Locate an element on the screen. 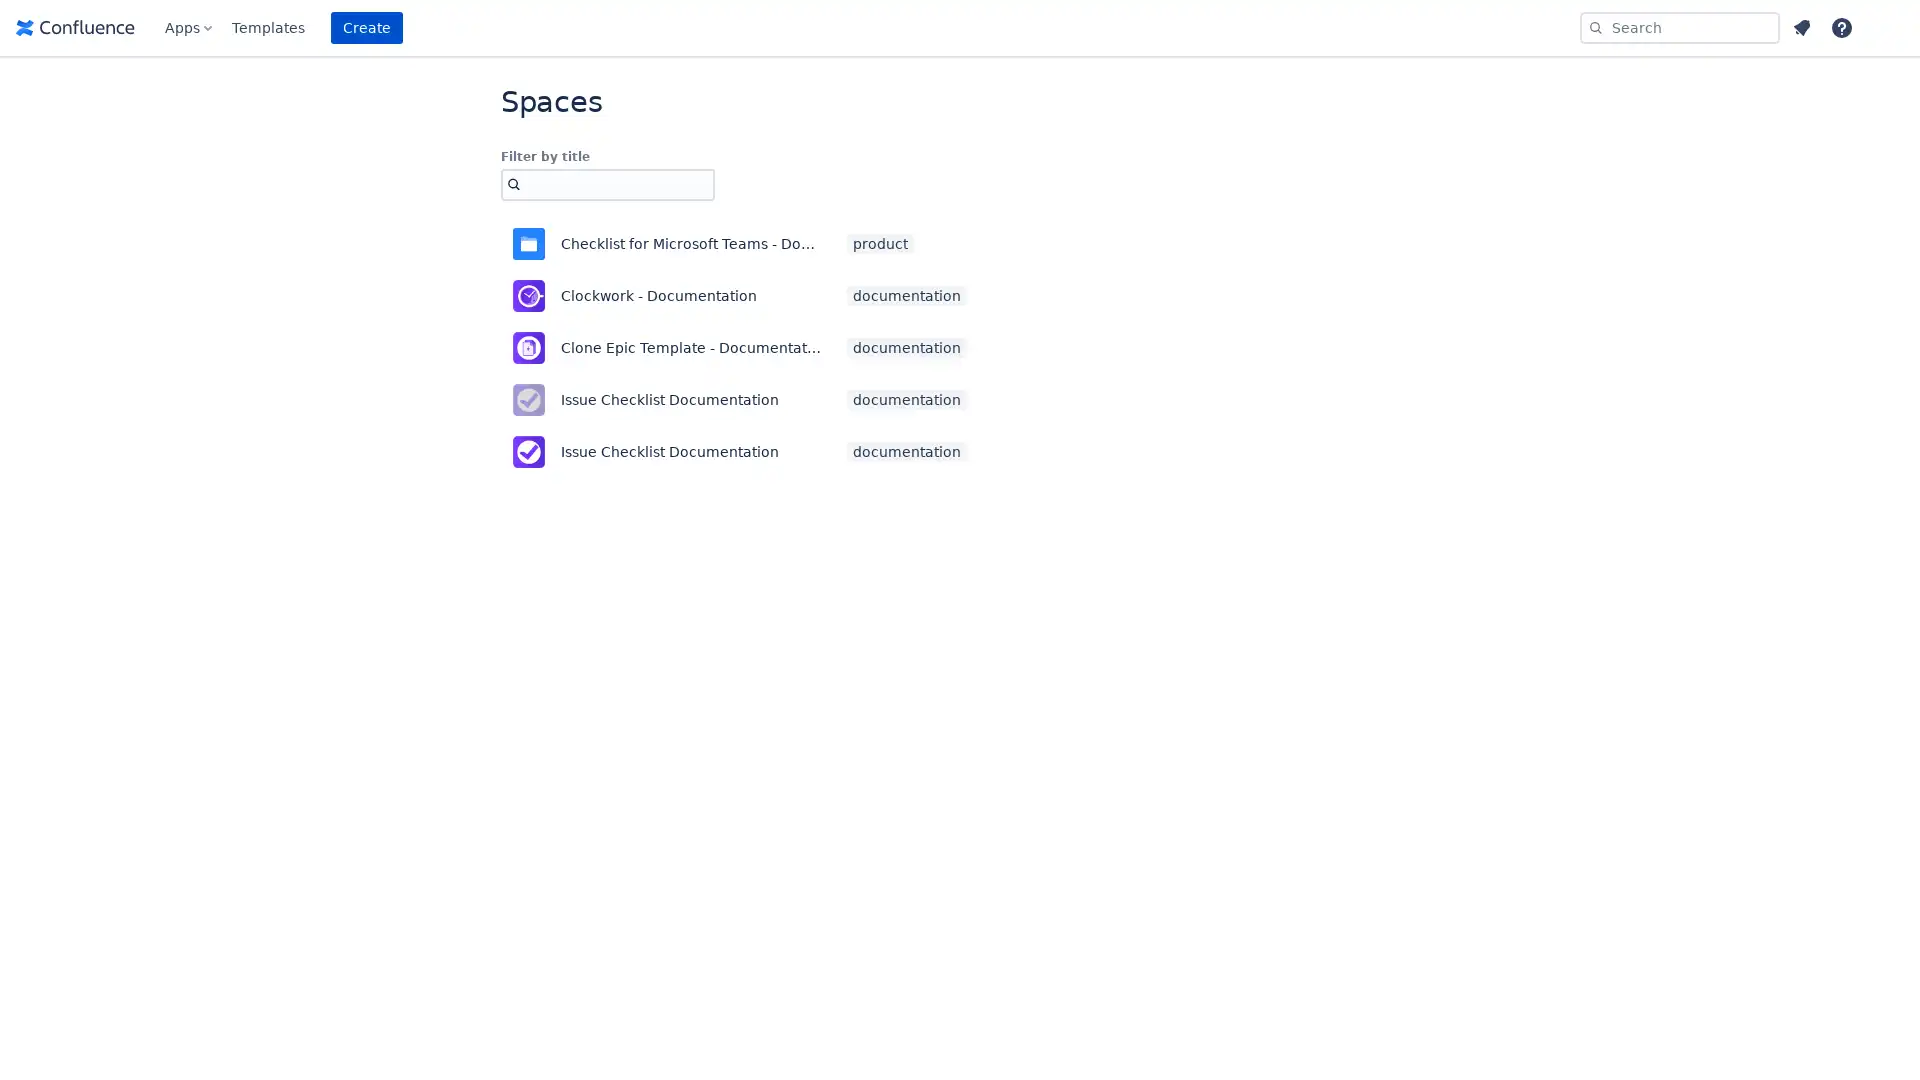 This screenshot has height=1080, width=1920. documentation is located at coordinates (906, 296).